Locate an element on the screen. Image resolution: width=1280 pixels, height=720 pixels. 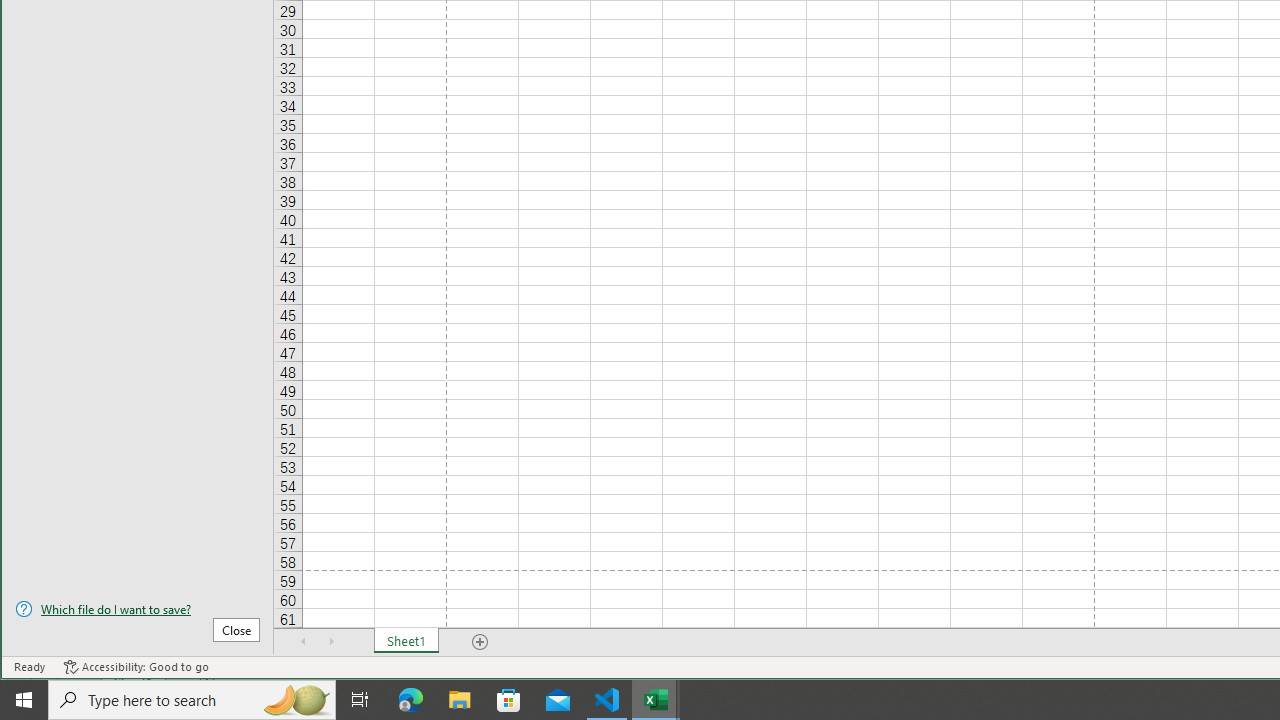
'Excel - 2 running windows' is located at coordinates (656, 698).